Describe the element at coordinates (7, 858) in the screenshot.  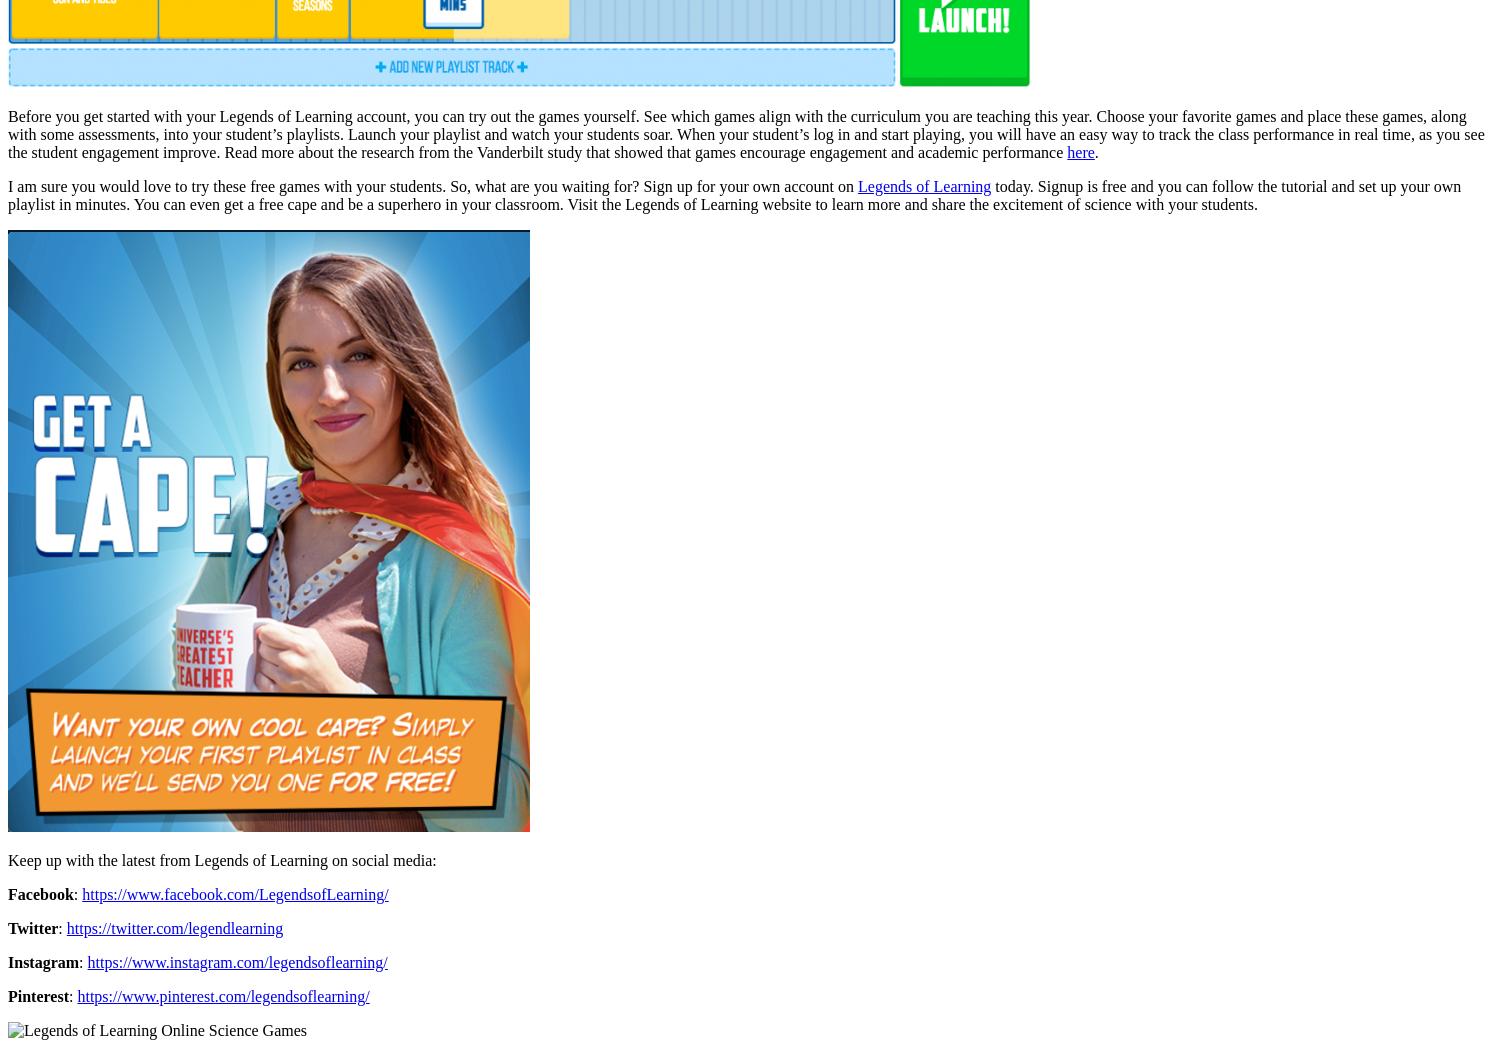
I see `'Keep up with the latest from Legends of Learning on social media:'` at that location.